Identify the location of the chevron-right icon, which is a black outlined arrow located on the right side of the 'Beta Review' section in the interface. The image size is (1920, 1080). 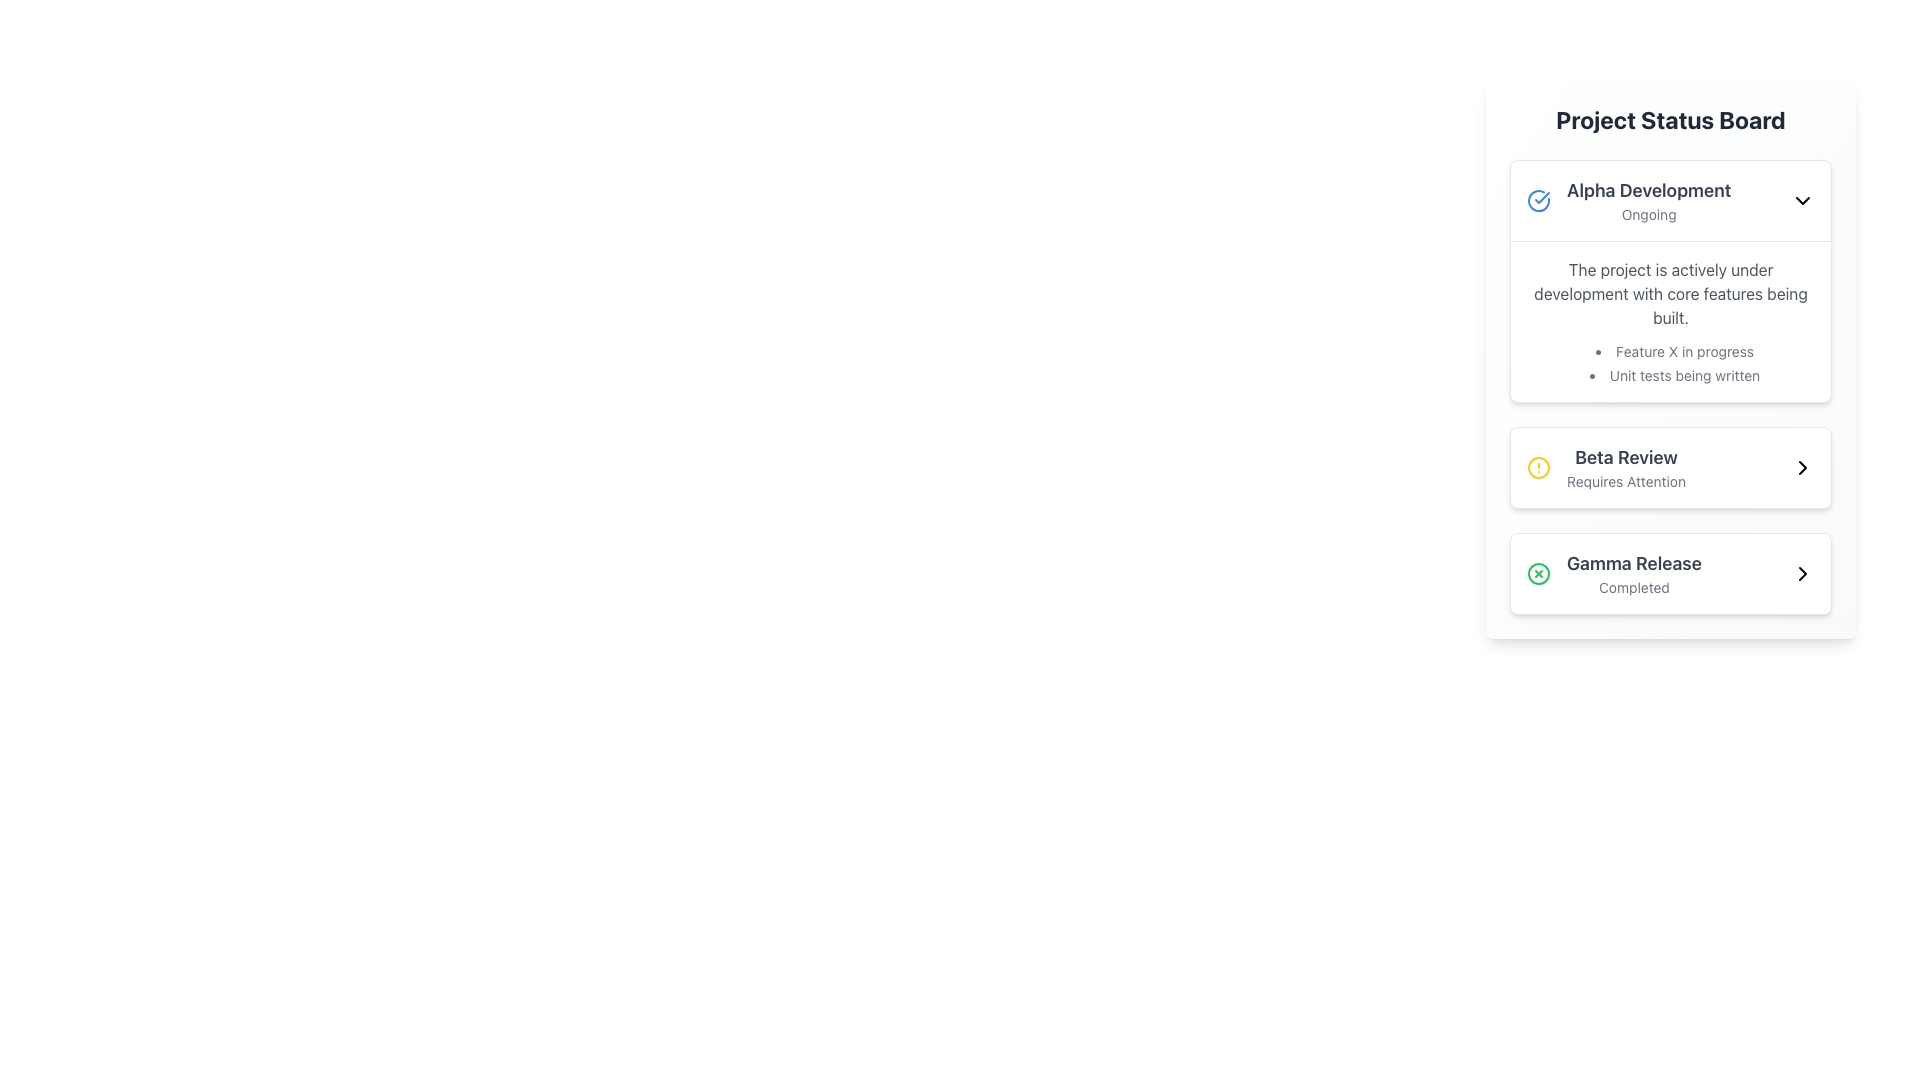
(1803, 574).